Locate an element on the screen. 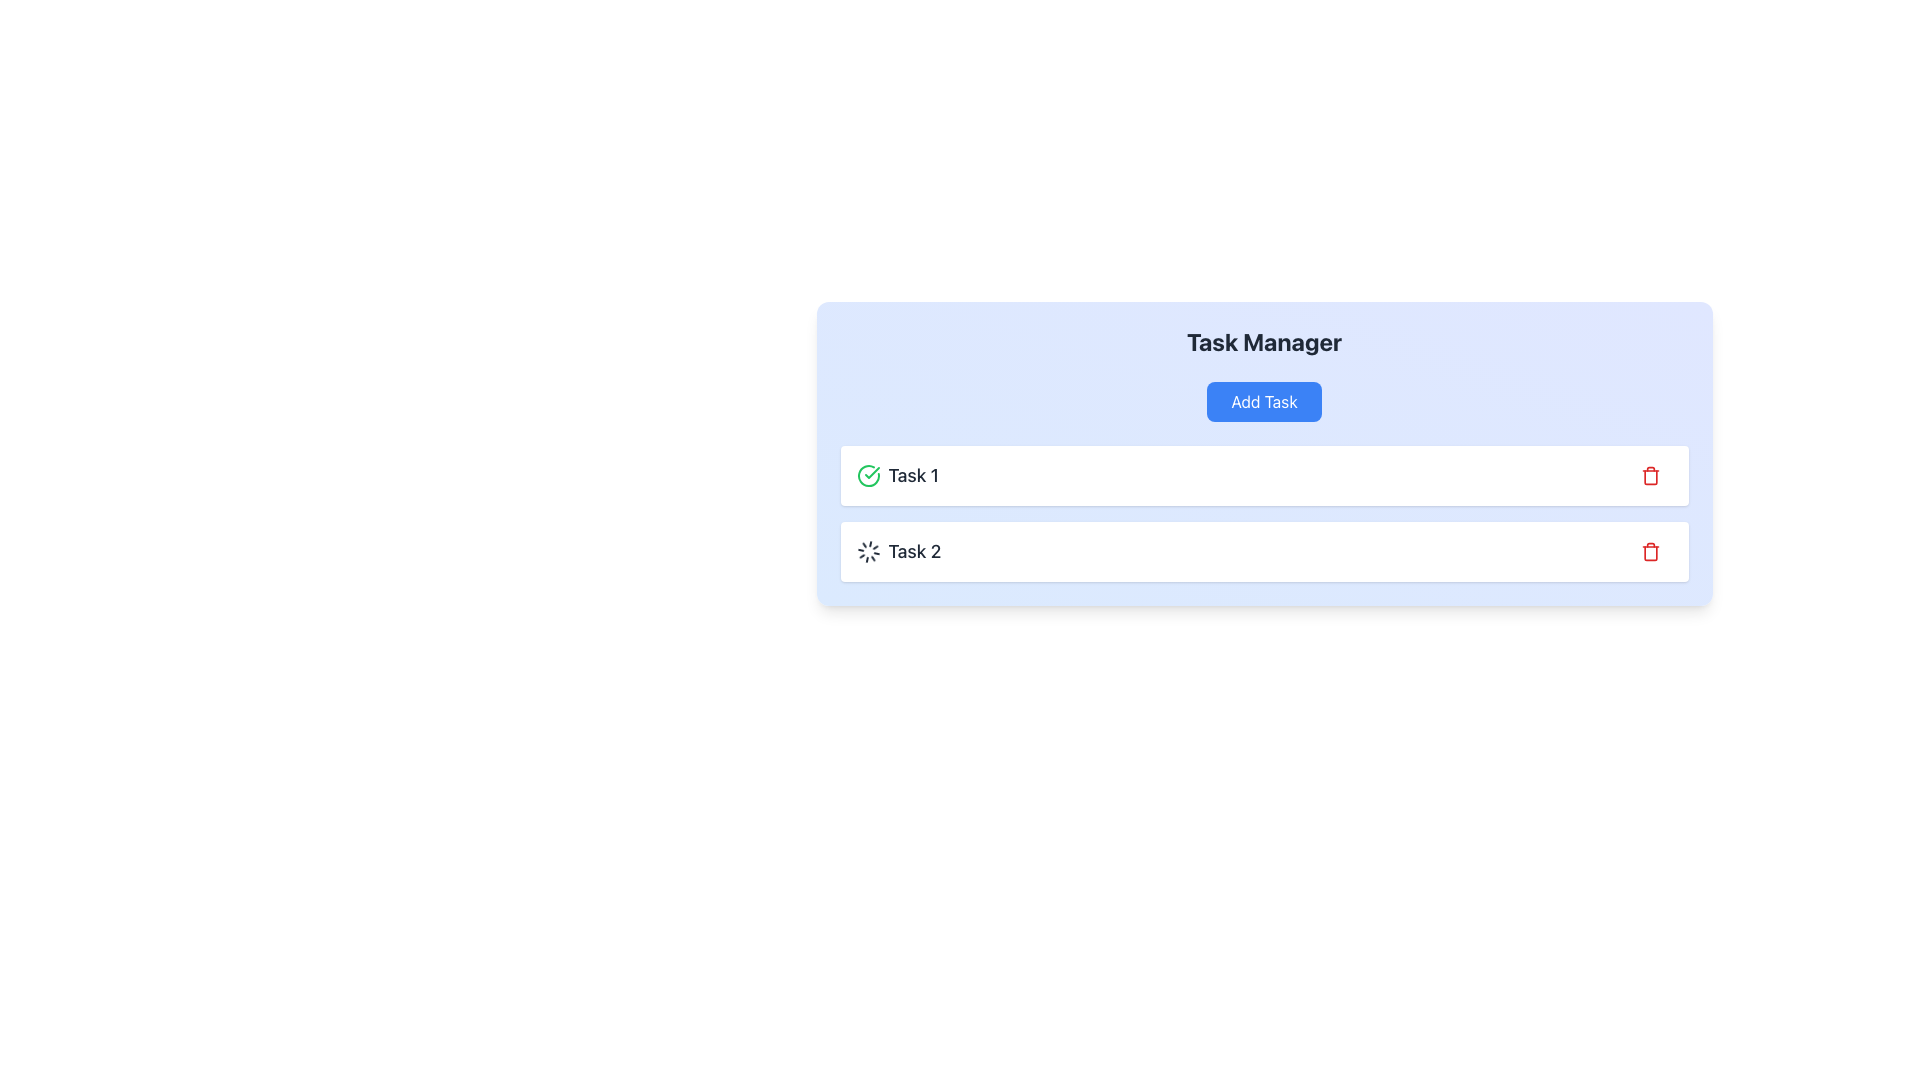  the trash bin icon button is located at coordinates (1650, 553).